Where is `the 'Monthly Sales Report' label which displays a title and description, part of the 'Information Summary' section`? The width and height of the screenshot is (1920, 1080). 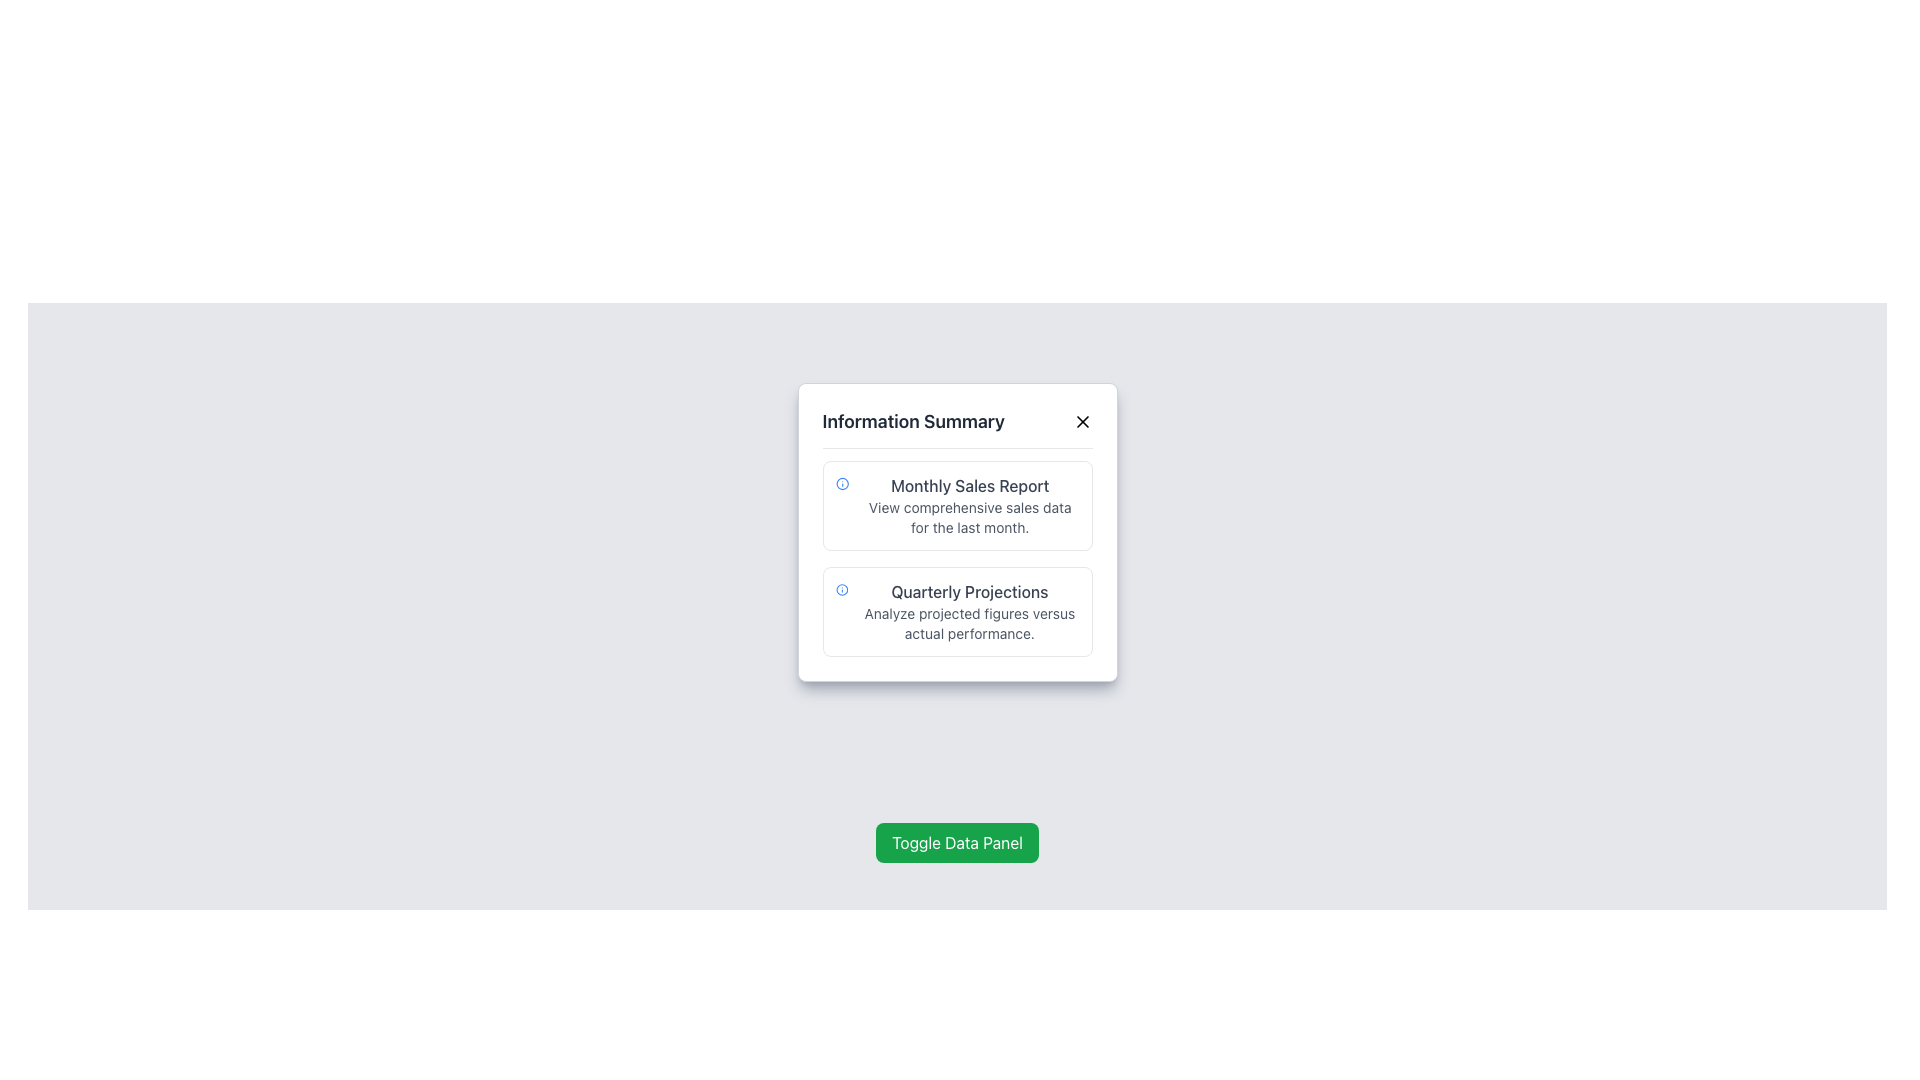 the 'Monthly Sales Report' label which displays a title and description, part of the 'Information Summary' section is located at coordinates (970, 504).